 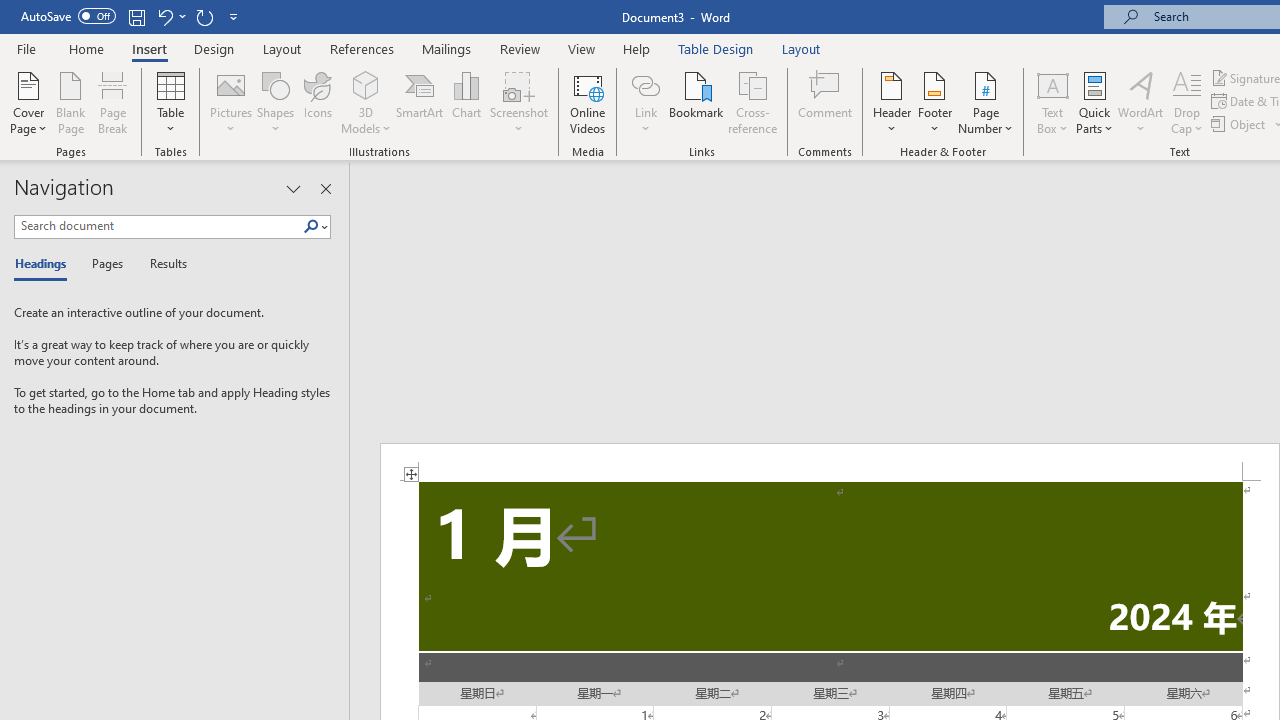 I want to click on 'Class: NetUIImage', so click(x=310, y=225).